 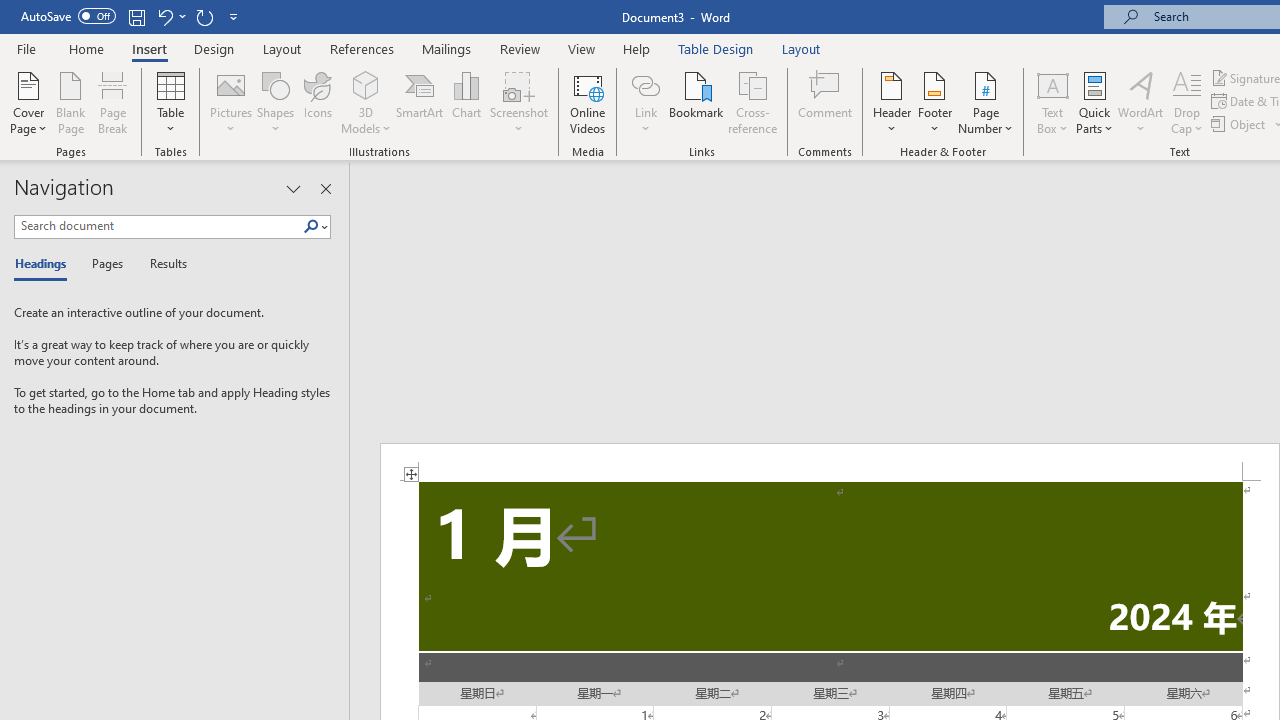 I want to click on 'Class: NetUIImage', so click(x=310, y=225).